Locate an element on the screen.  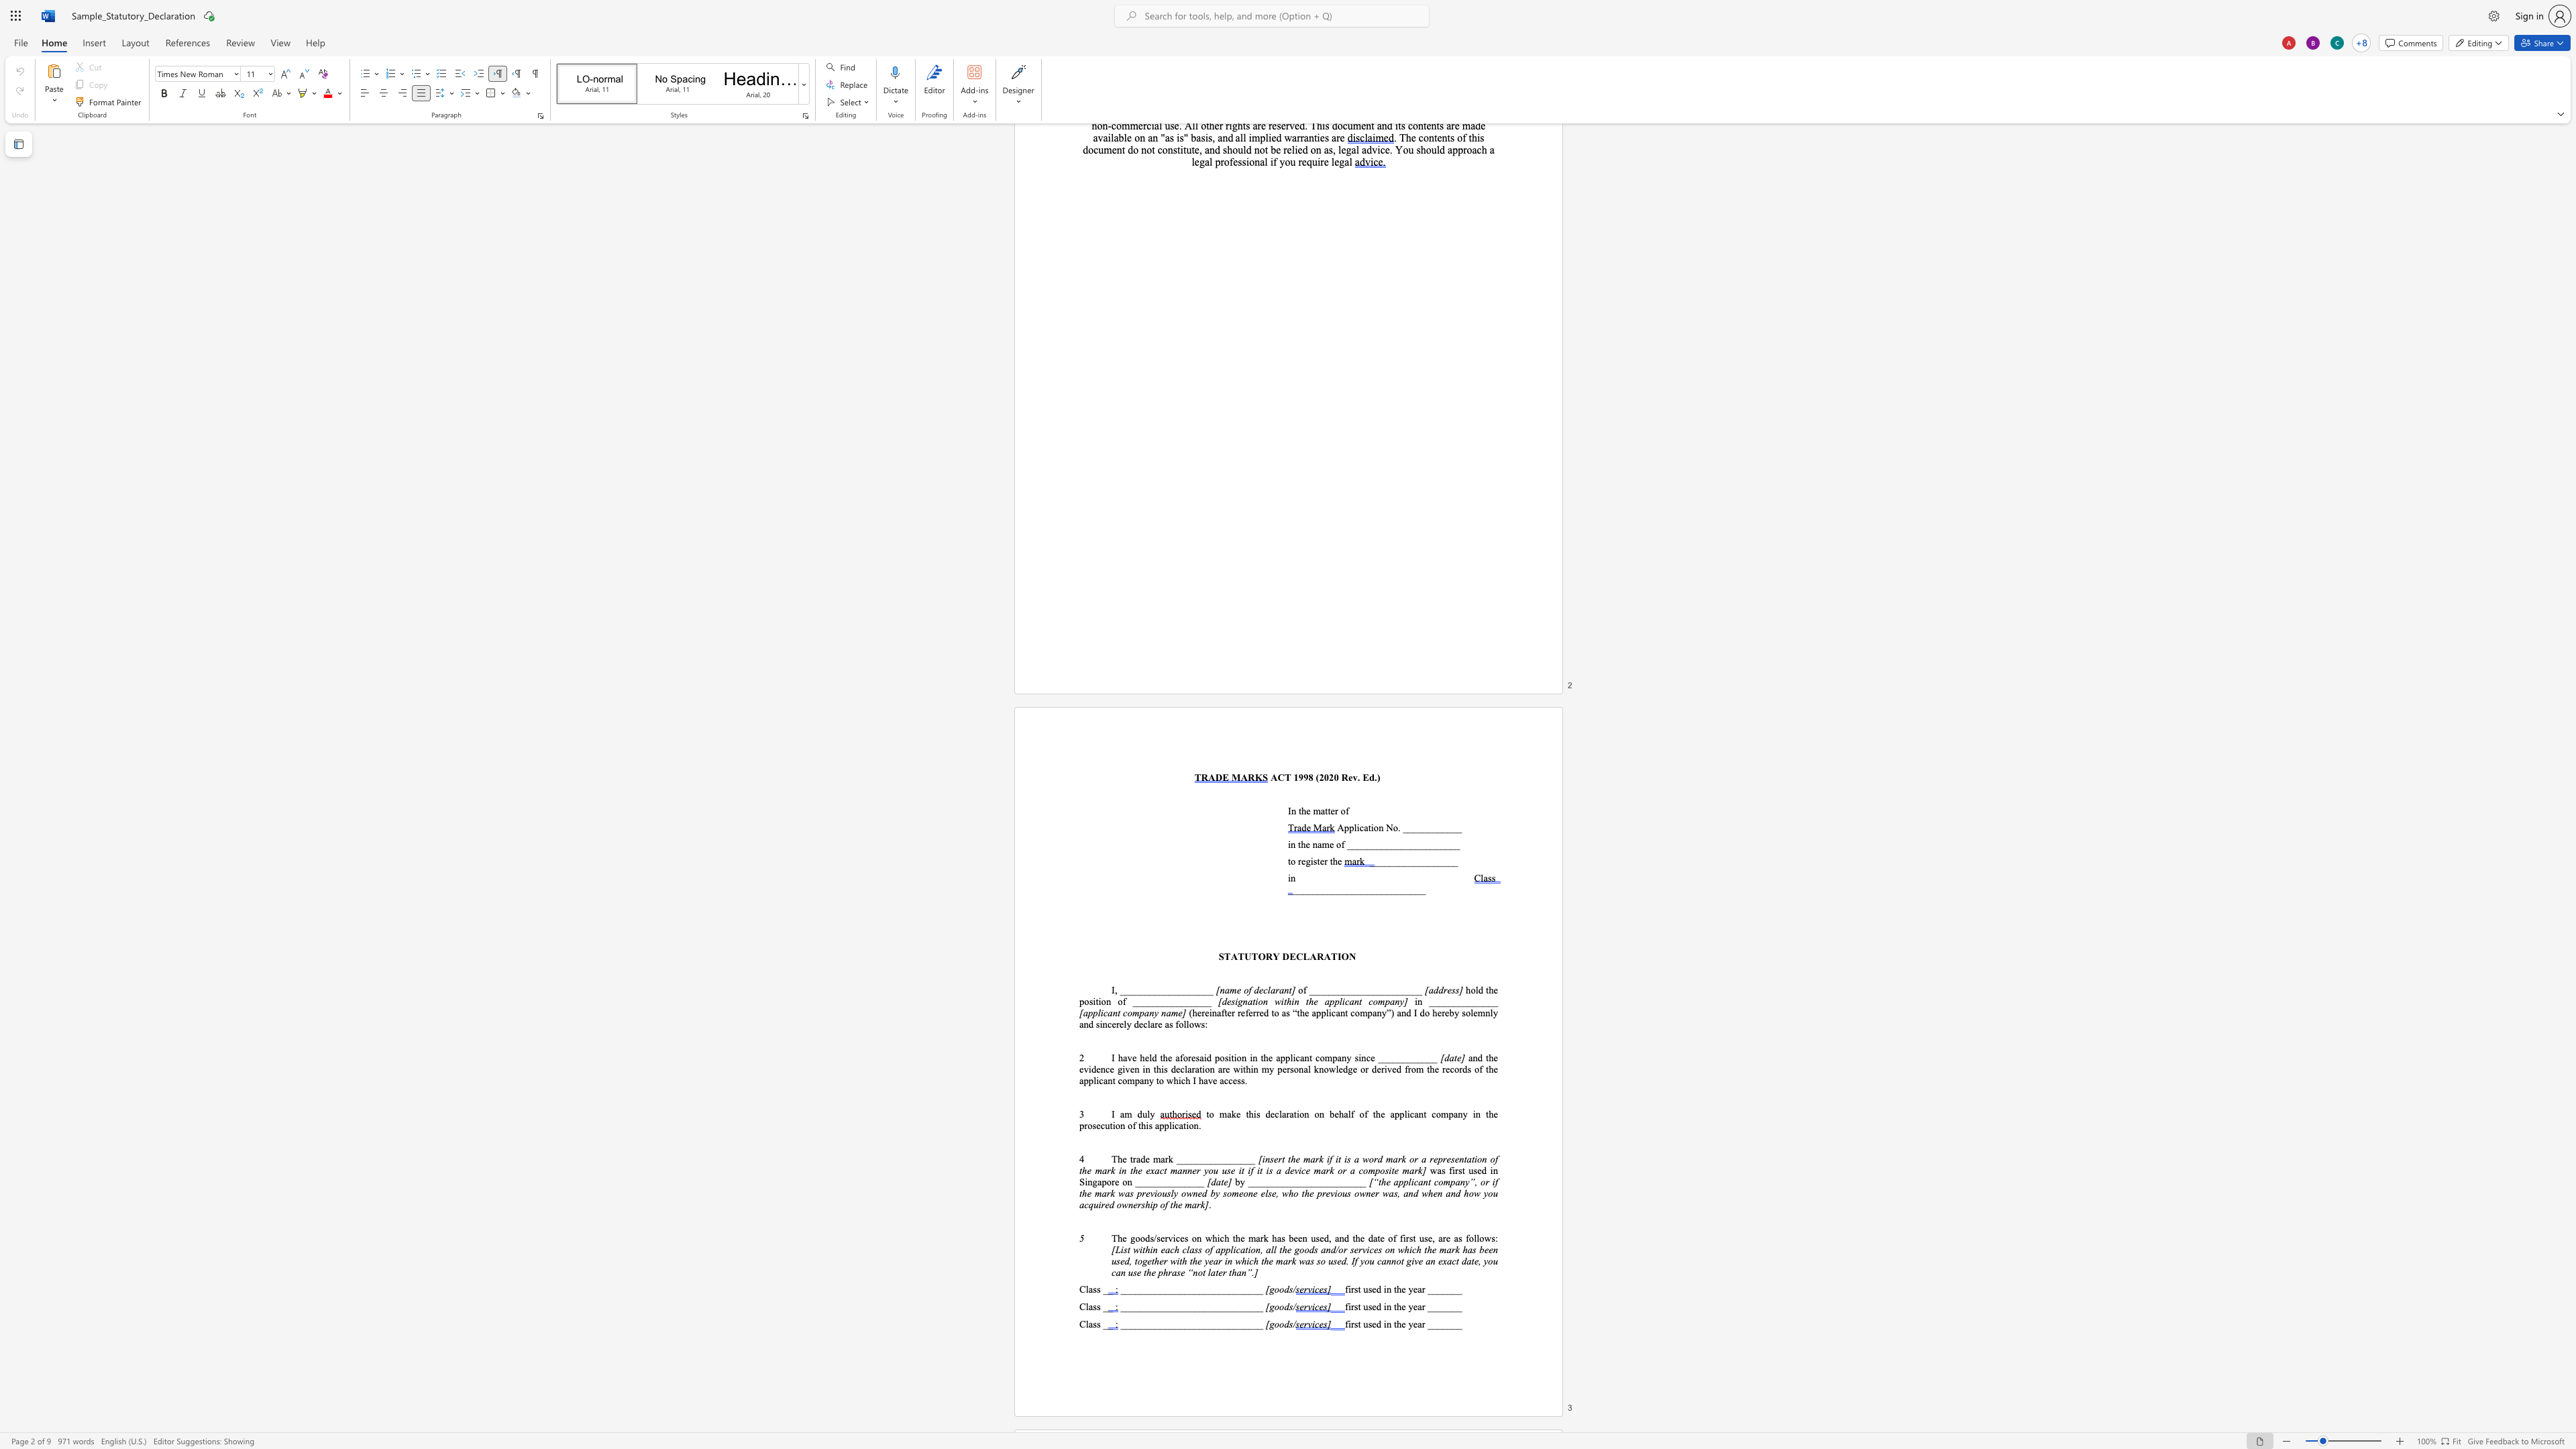
the space between the continuous character "t" and "h" in the text is located at coordinates (1332, 859).